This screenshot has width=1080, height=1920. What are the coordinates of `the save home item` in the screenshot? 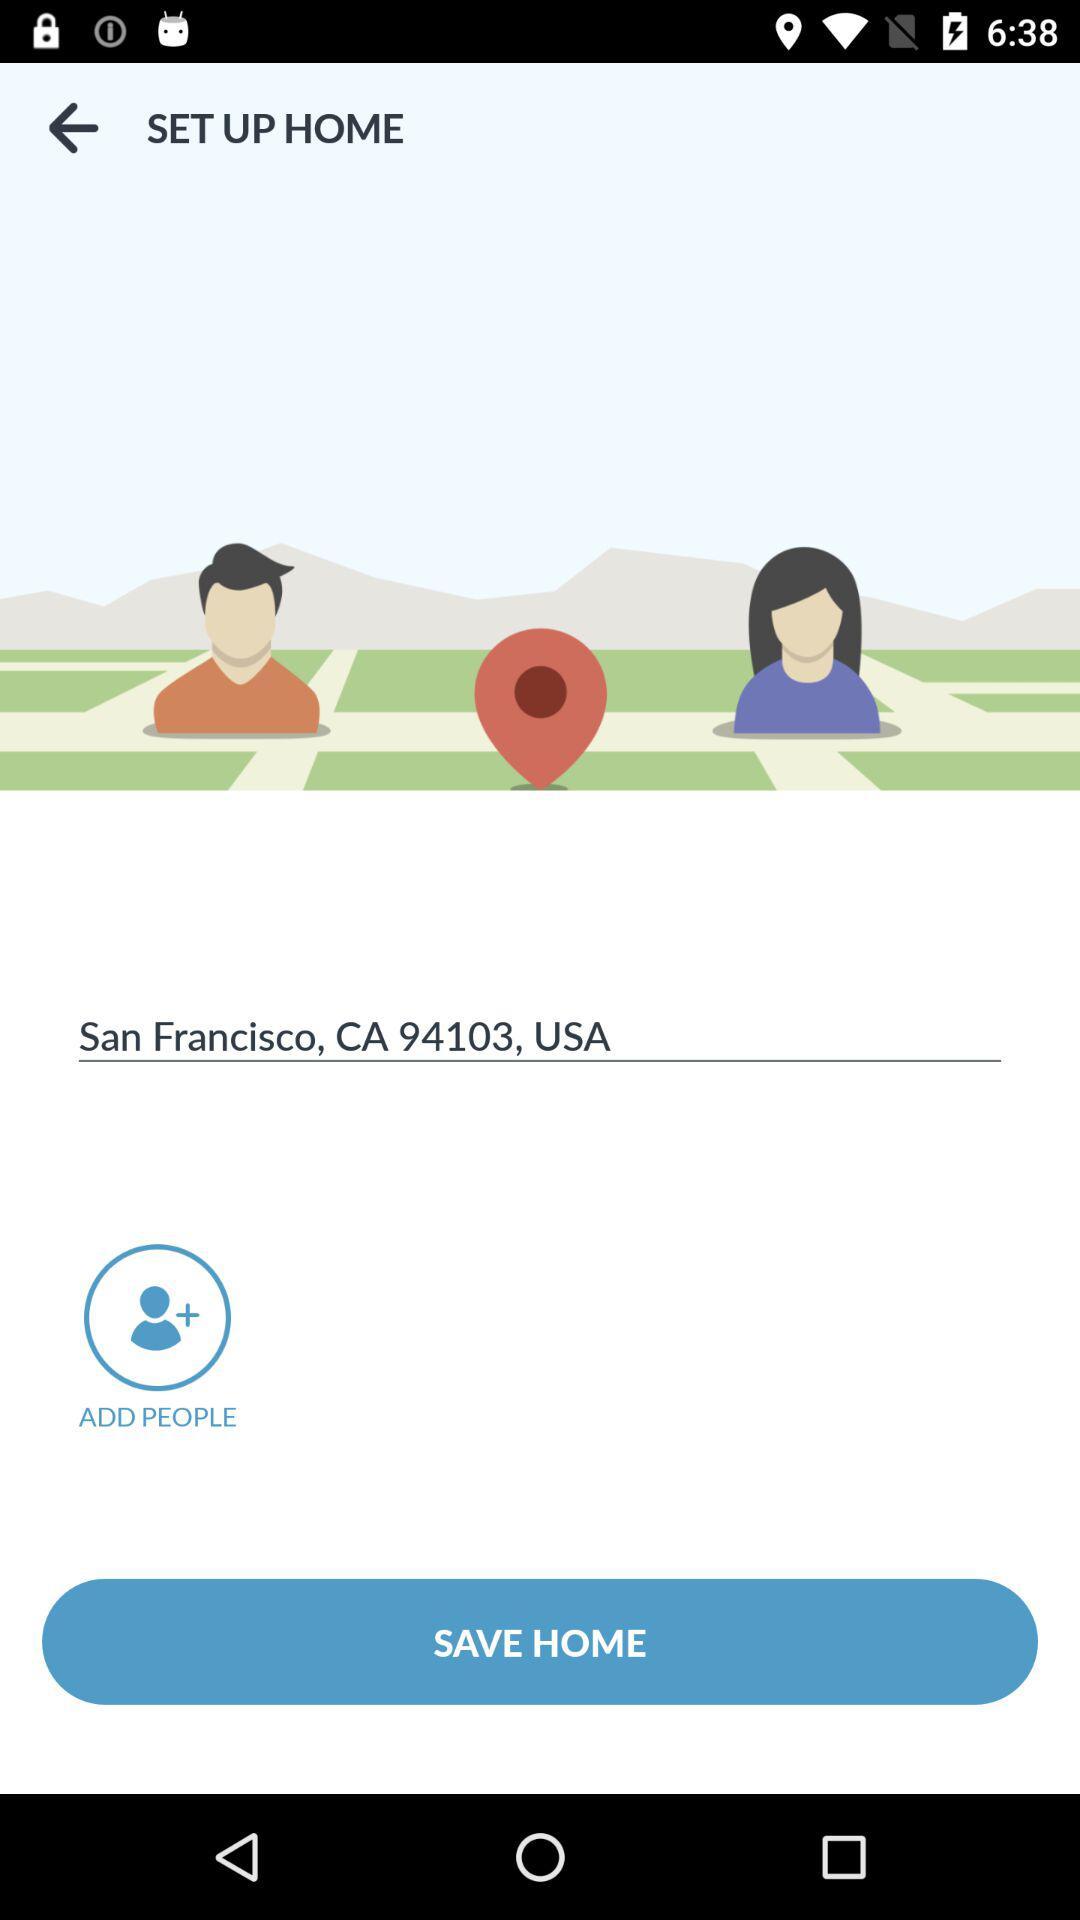 It's located at (540, 1641).